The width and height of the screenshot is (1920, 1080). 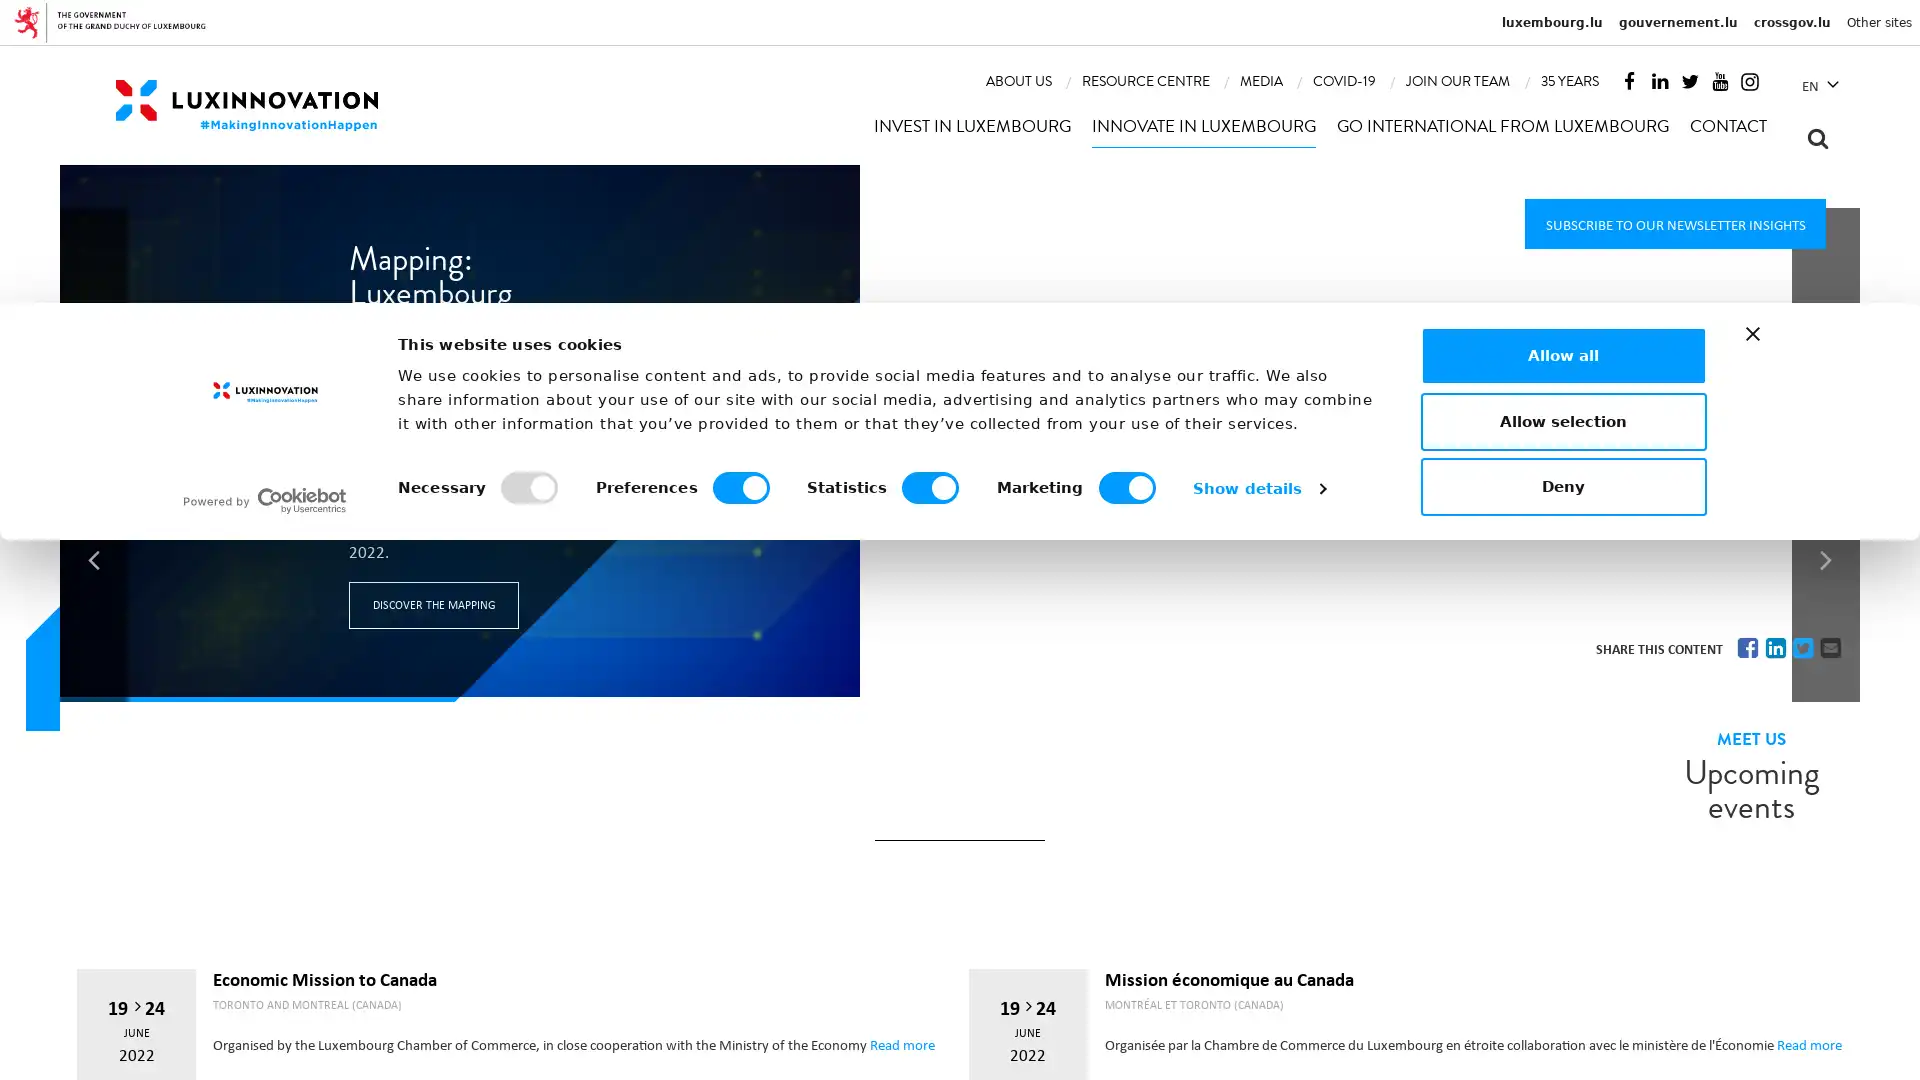 What do you see at coordinates (1751, 873) in the screenshot?
I see `Close banner` at bounding box center [1751, 873].